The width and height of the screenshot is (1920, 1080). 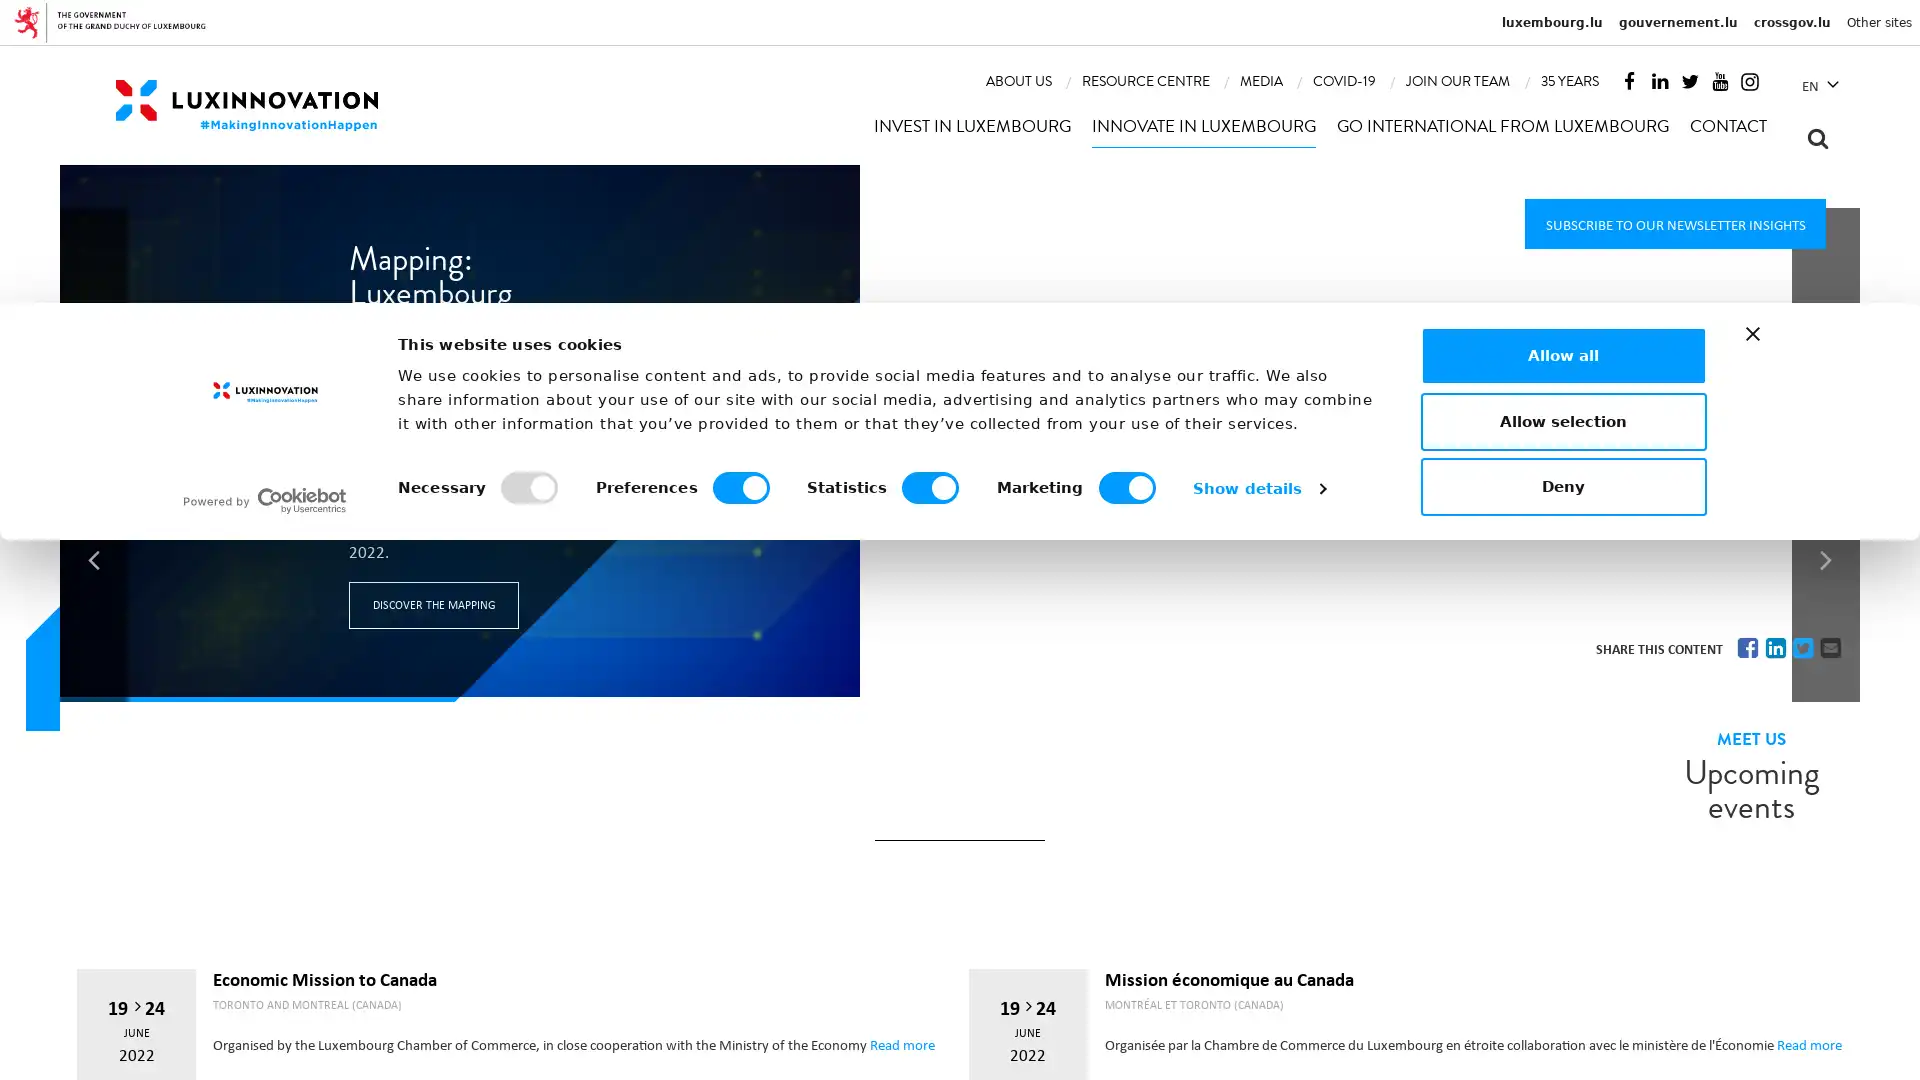 What do you see at coordinates (1751, 873) in the screenshot?
I see `Close banner` at bounding box center [1751, 873].